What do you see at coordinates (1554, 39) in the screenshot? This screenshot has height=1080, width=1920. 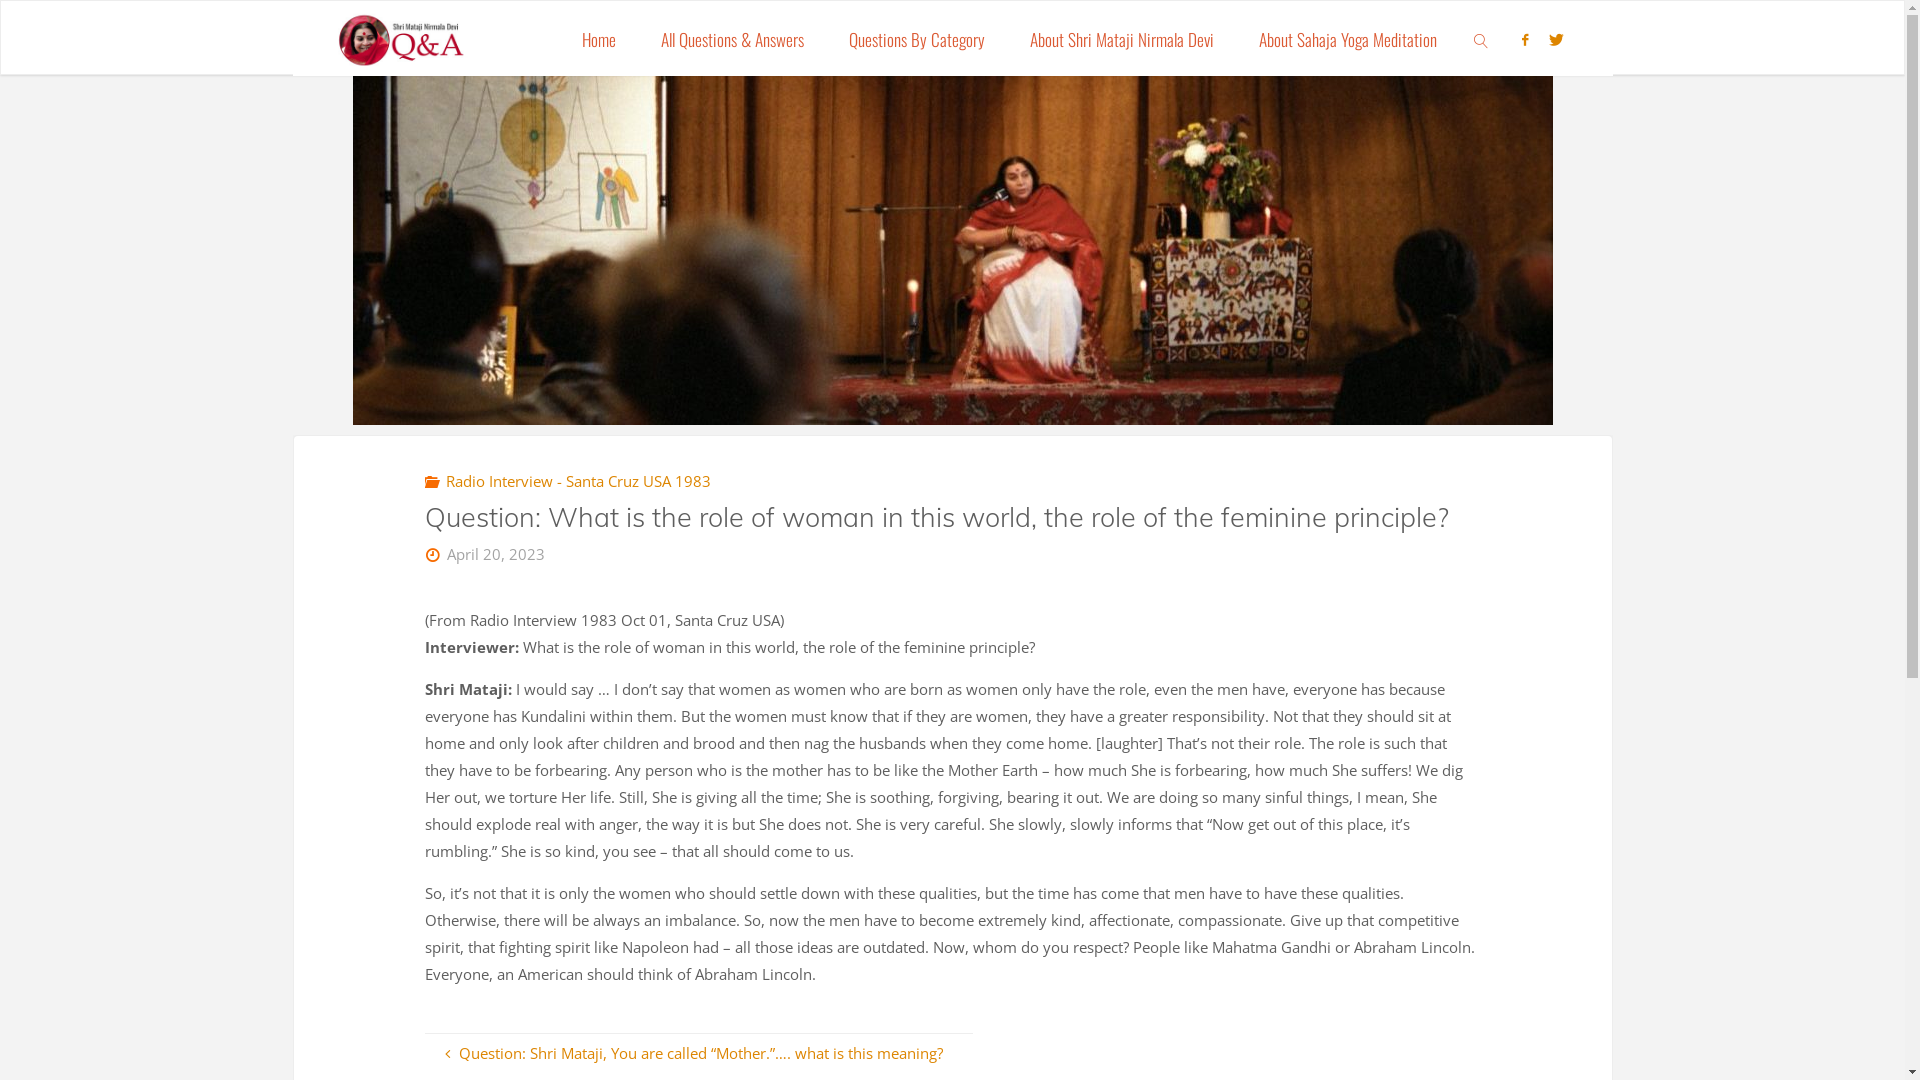 I see `'Twitter'` at bounding box center [1554, 39].